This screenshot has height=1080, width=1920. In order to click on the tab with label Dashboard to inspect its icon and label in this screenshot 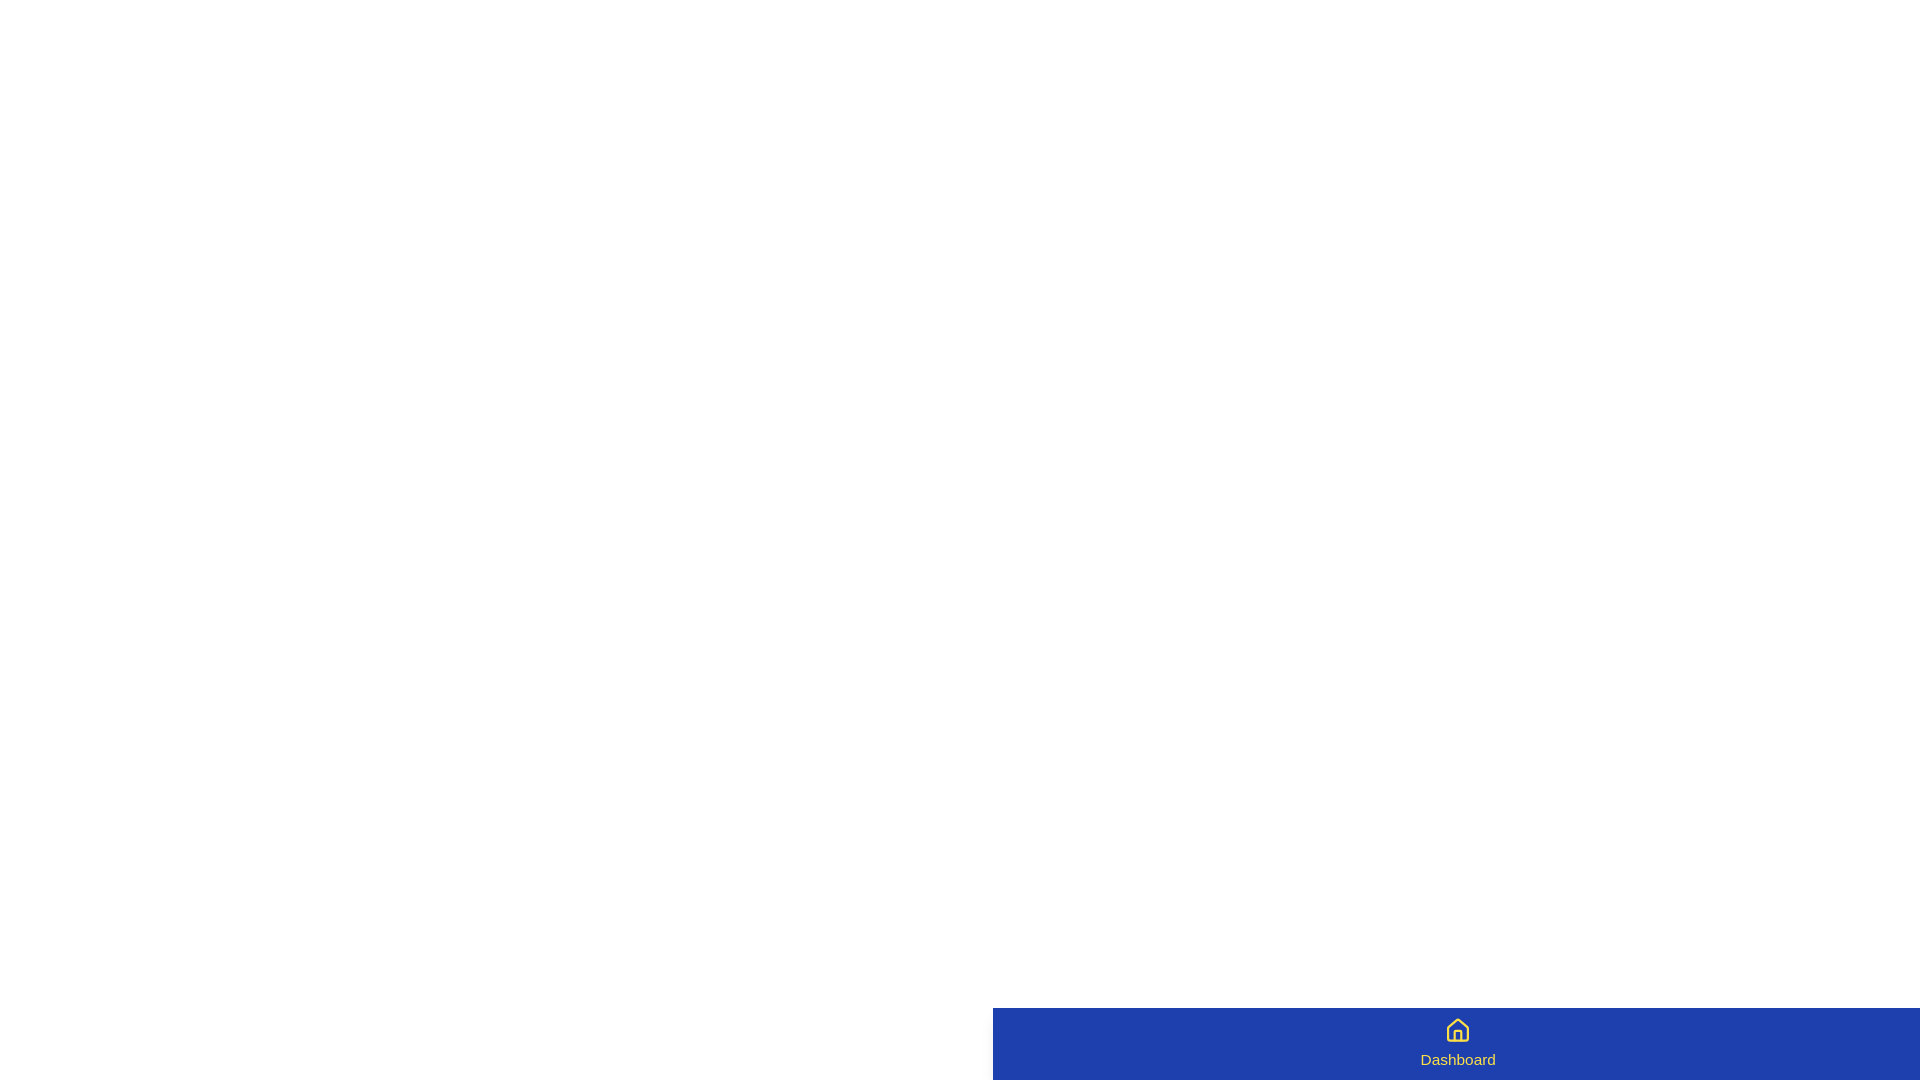, I will do `click(1458, 1043)`.